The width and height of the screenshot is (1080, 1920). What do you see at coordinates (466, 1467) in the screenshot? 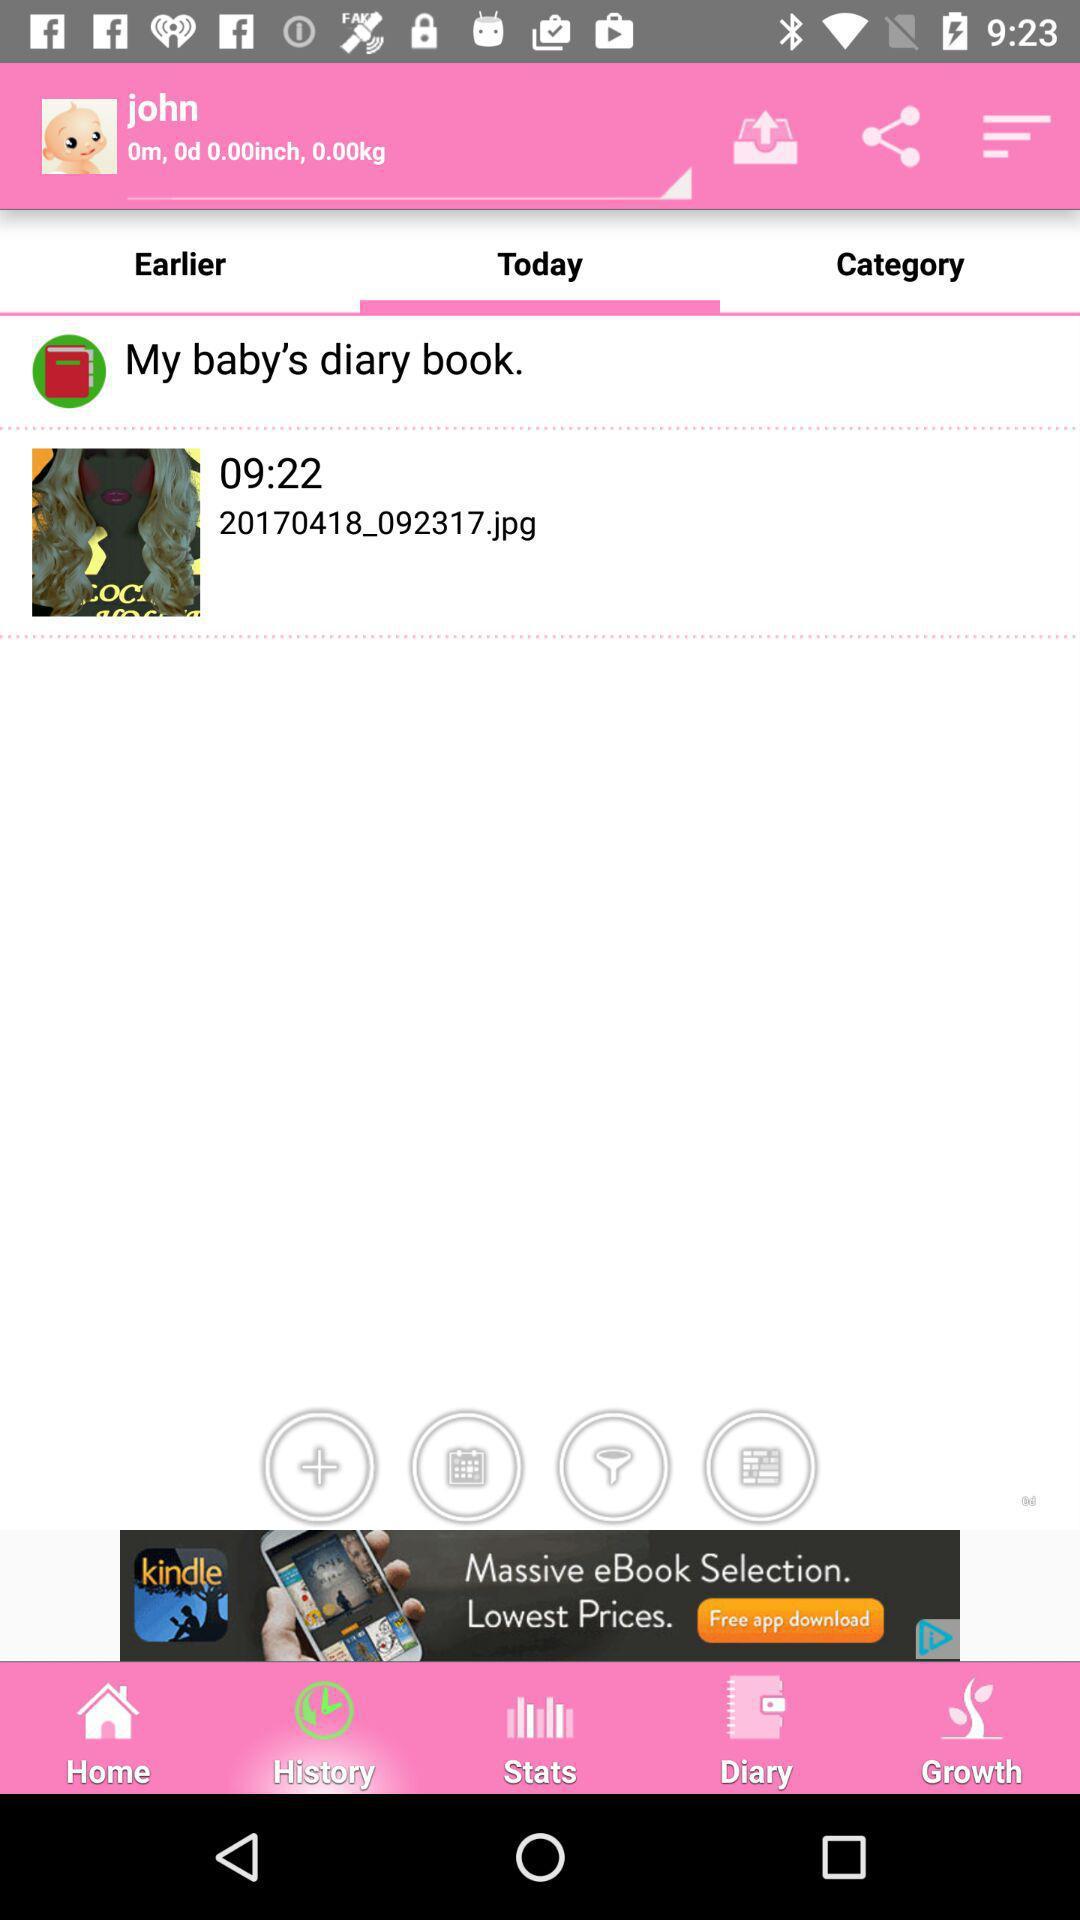
I see `option` at bounding box center [466, 1467].